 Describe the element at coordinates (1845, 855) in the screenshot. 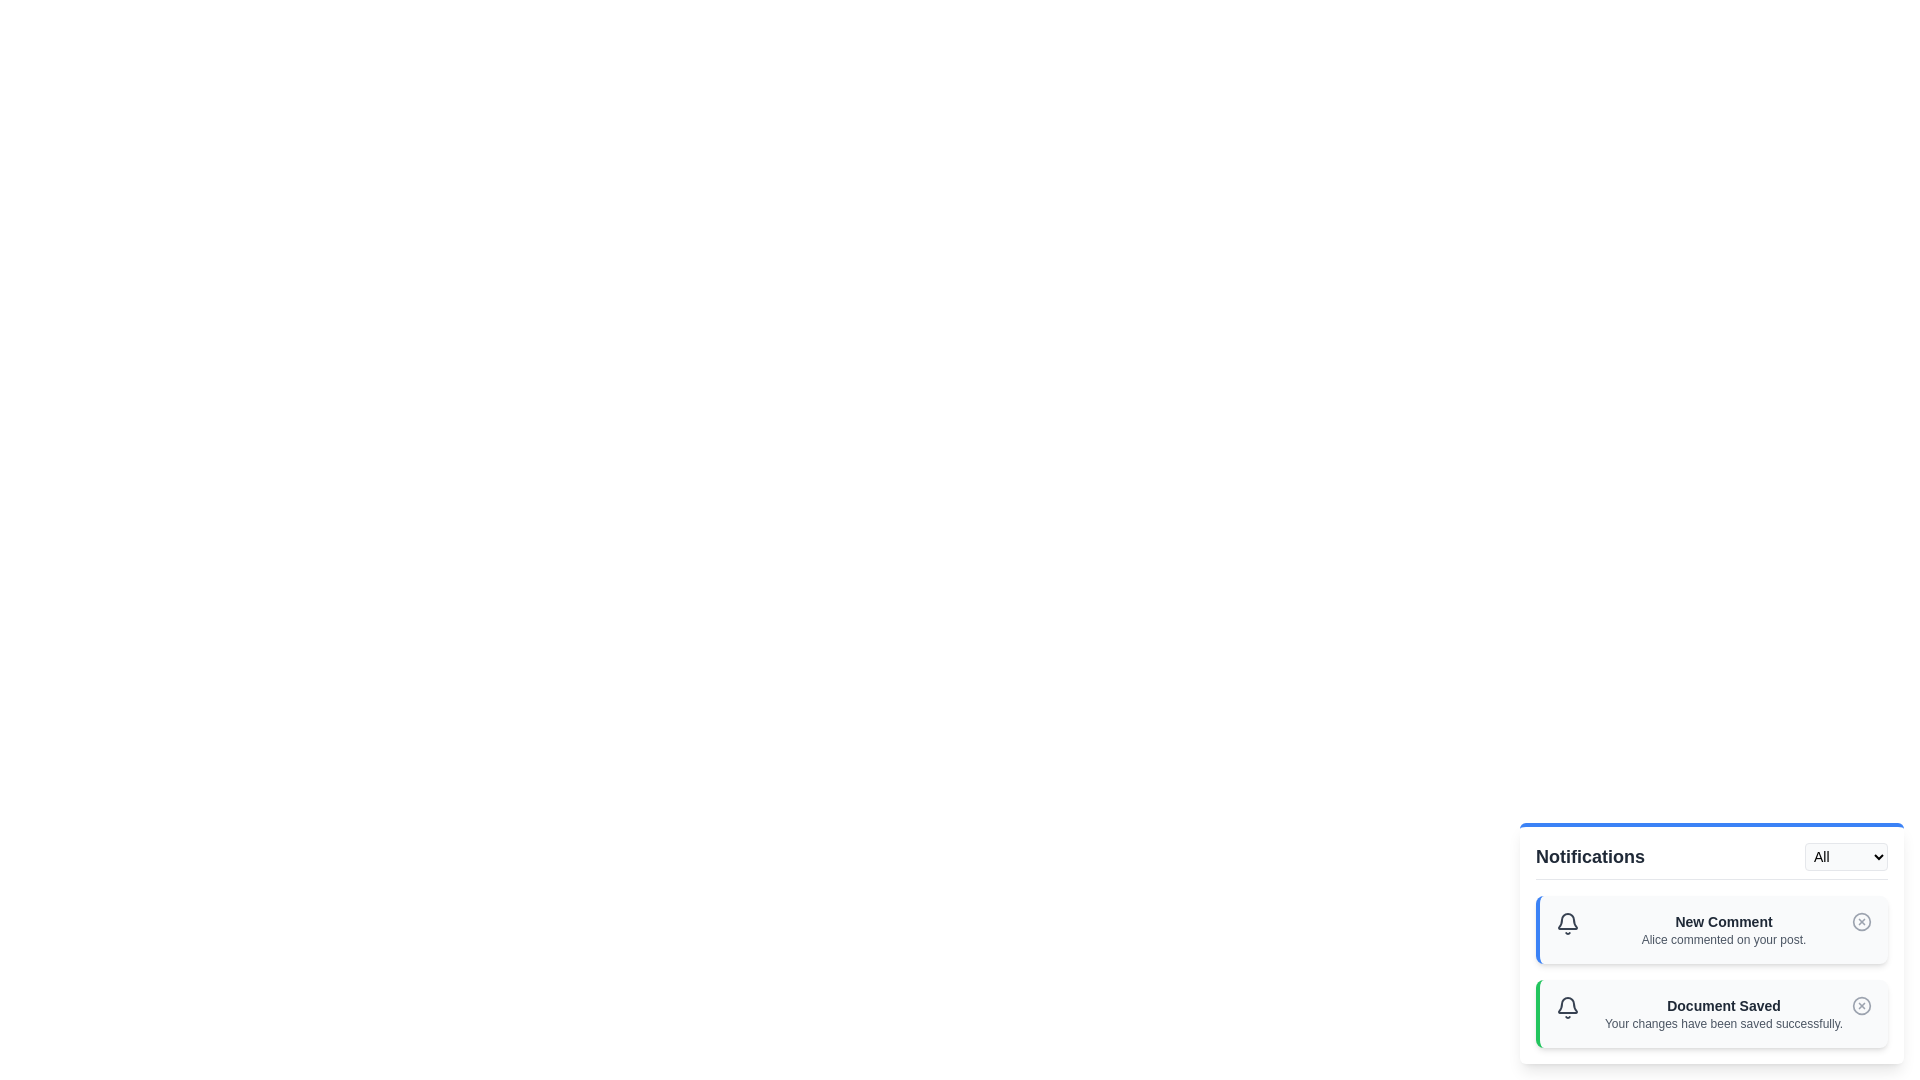

I see `the notification filter type to Info` at that location.